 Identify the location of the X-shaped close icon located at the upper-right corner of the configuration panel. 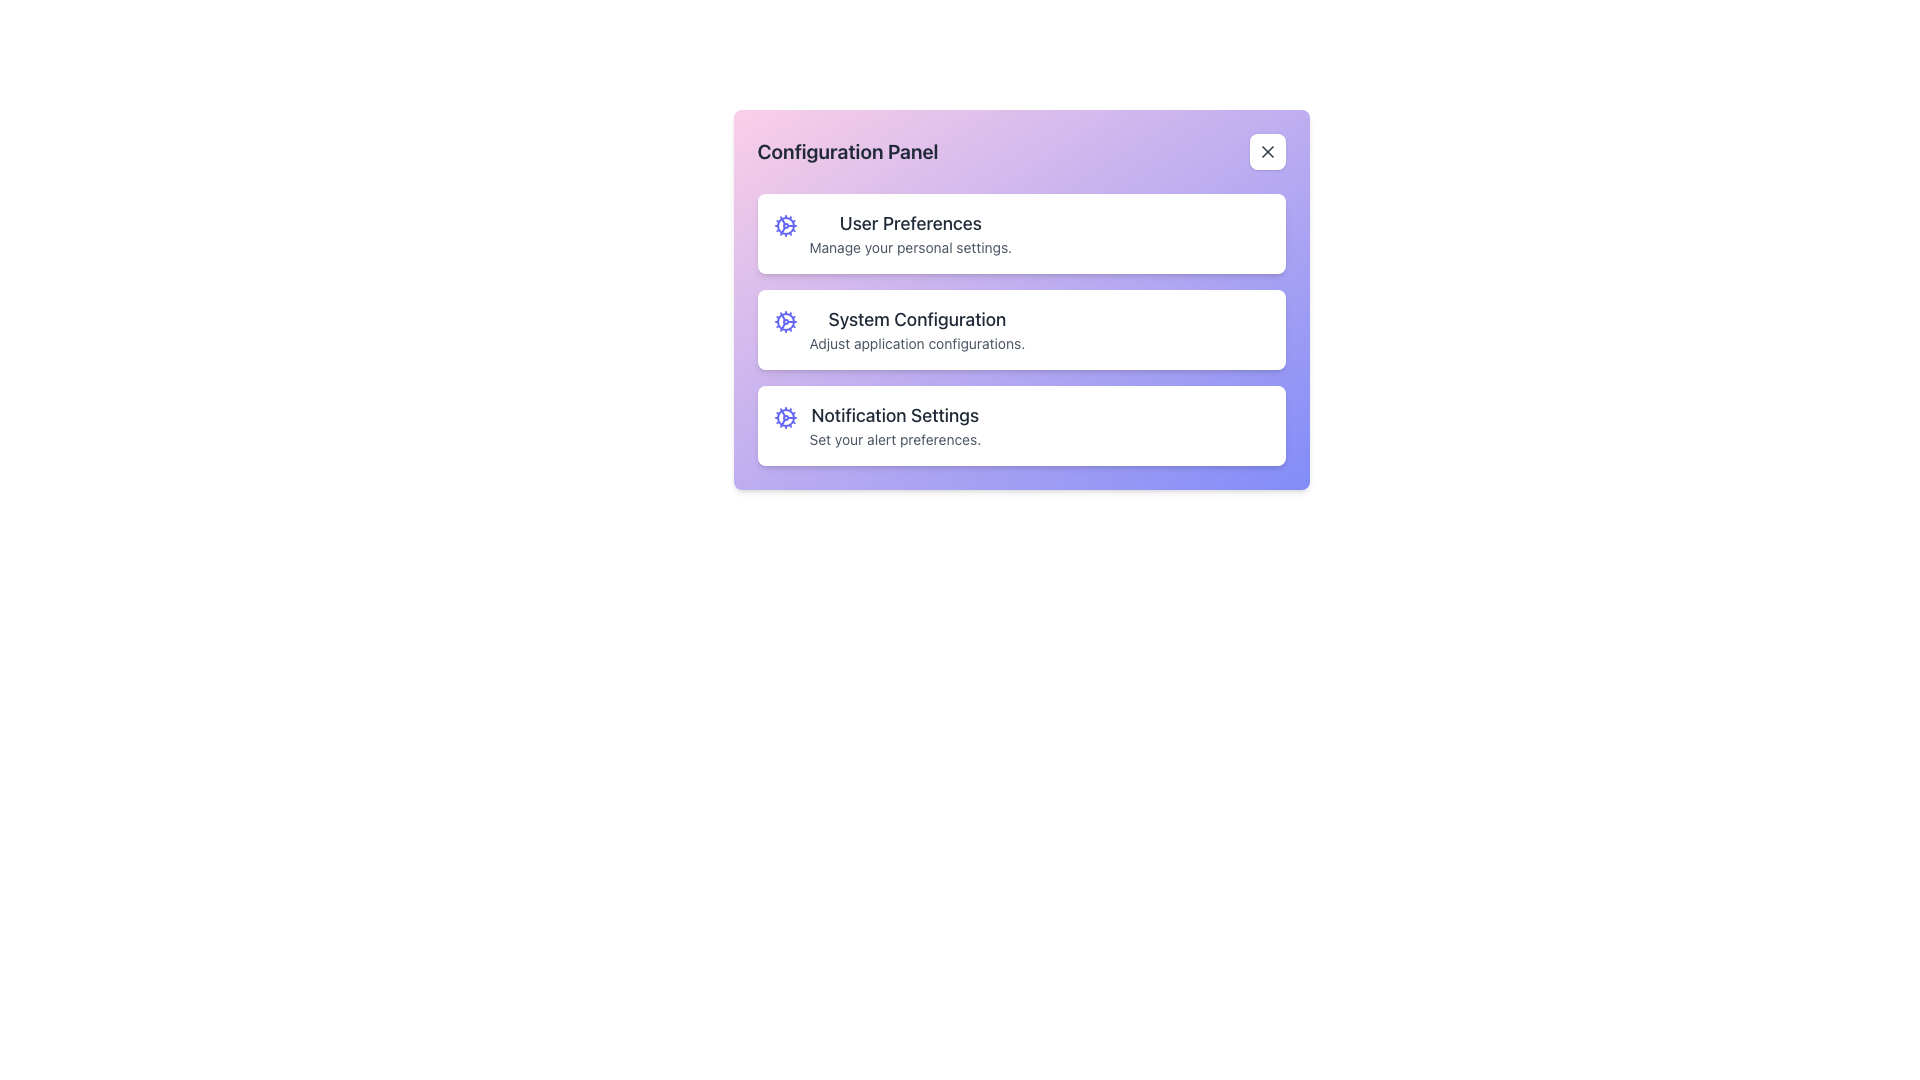
(1266, 150).